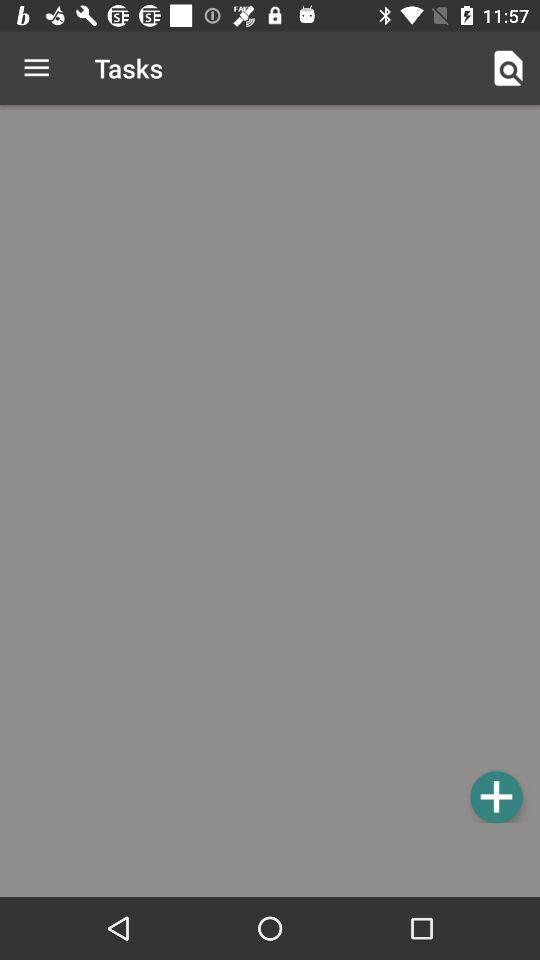 This screenshot has width=540, height=960. I want to click on task, so click(495, 796).